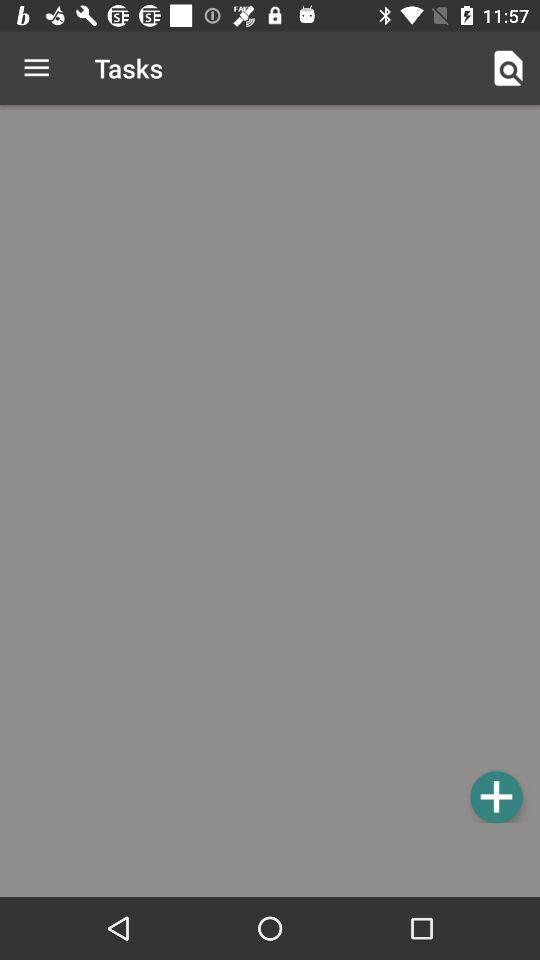 This screenshot has width=540, height=960. I want to click on task, so click(495, 796).